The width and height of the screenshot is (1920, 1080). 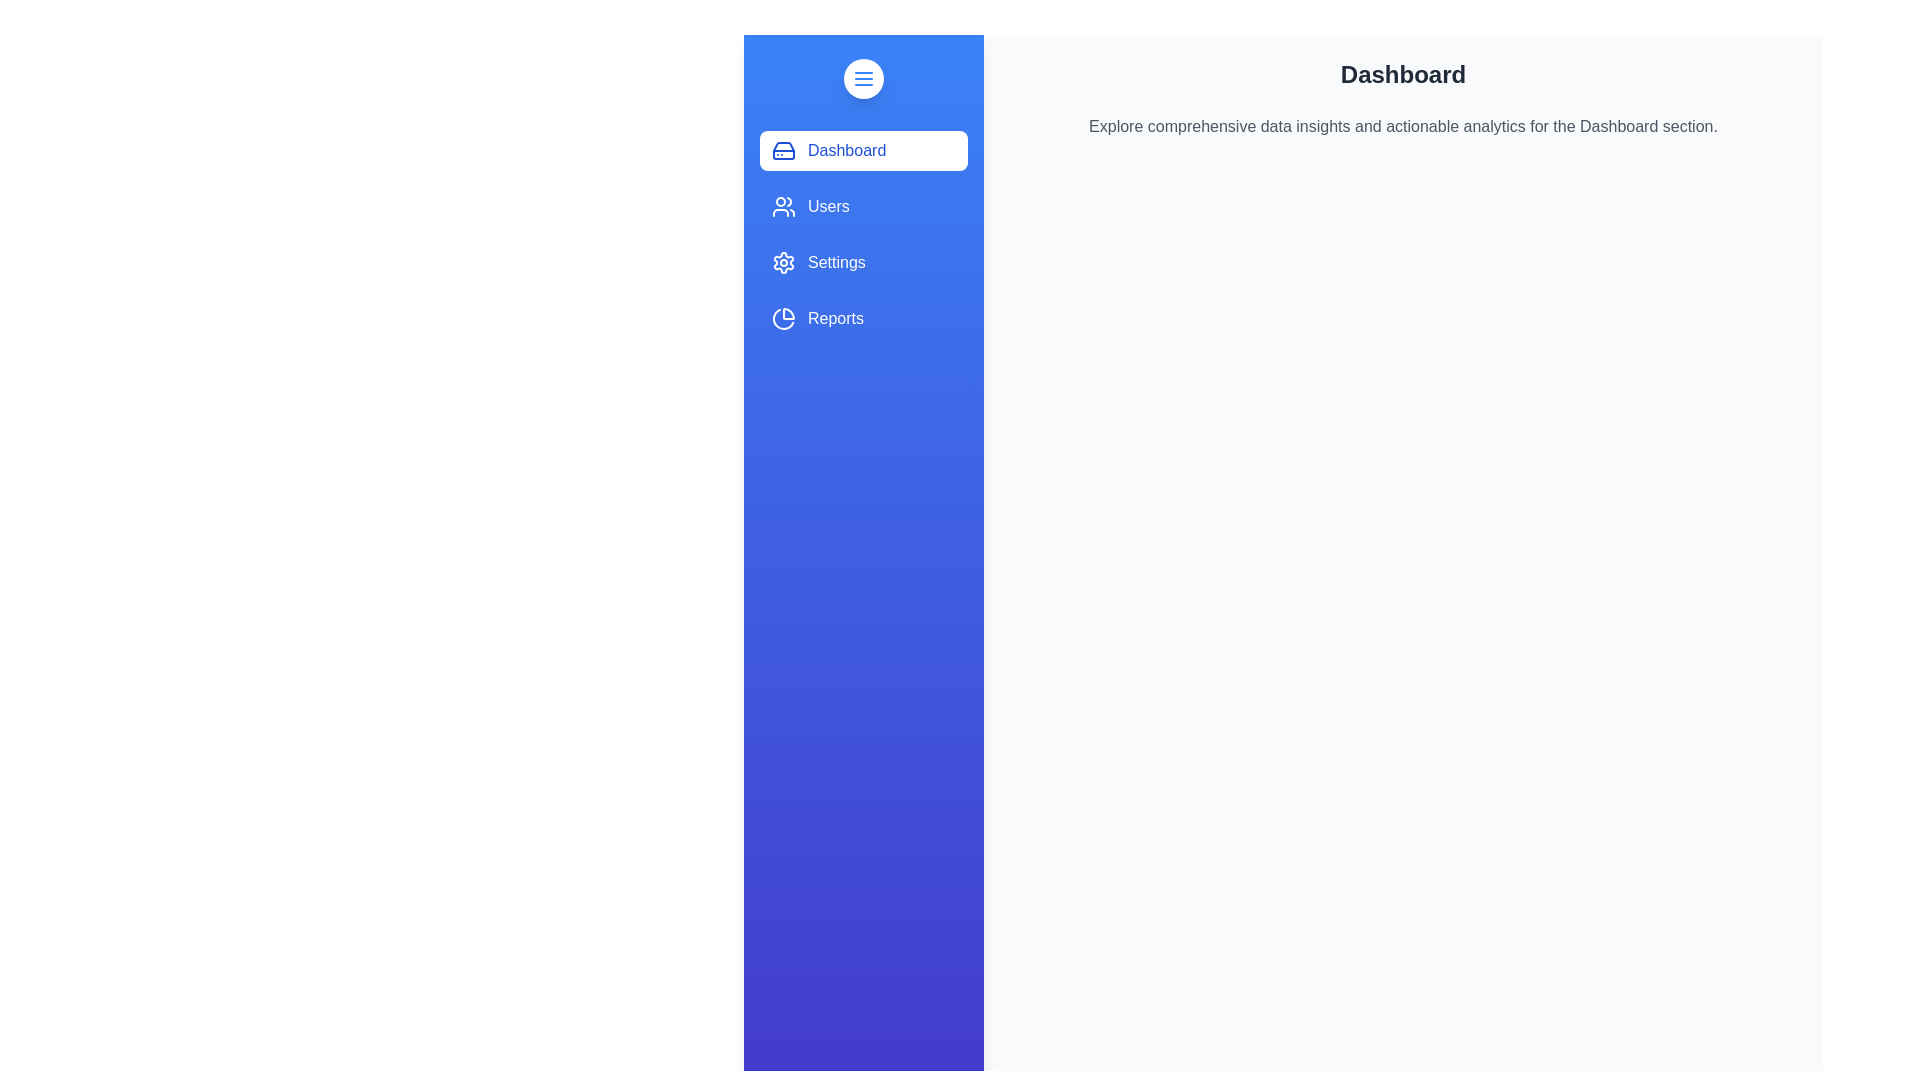 I want to click on the 'Reports' tab to activate it, so click(x=864, y=318).